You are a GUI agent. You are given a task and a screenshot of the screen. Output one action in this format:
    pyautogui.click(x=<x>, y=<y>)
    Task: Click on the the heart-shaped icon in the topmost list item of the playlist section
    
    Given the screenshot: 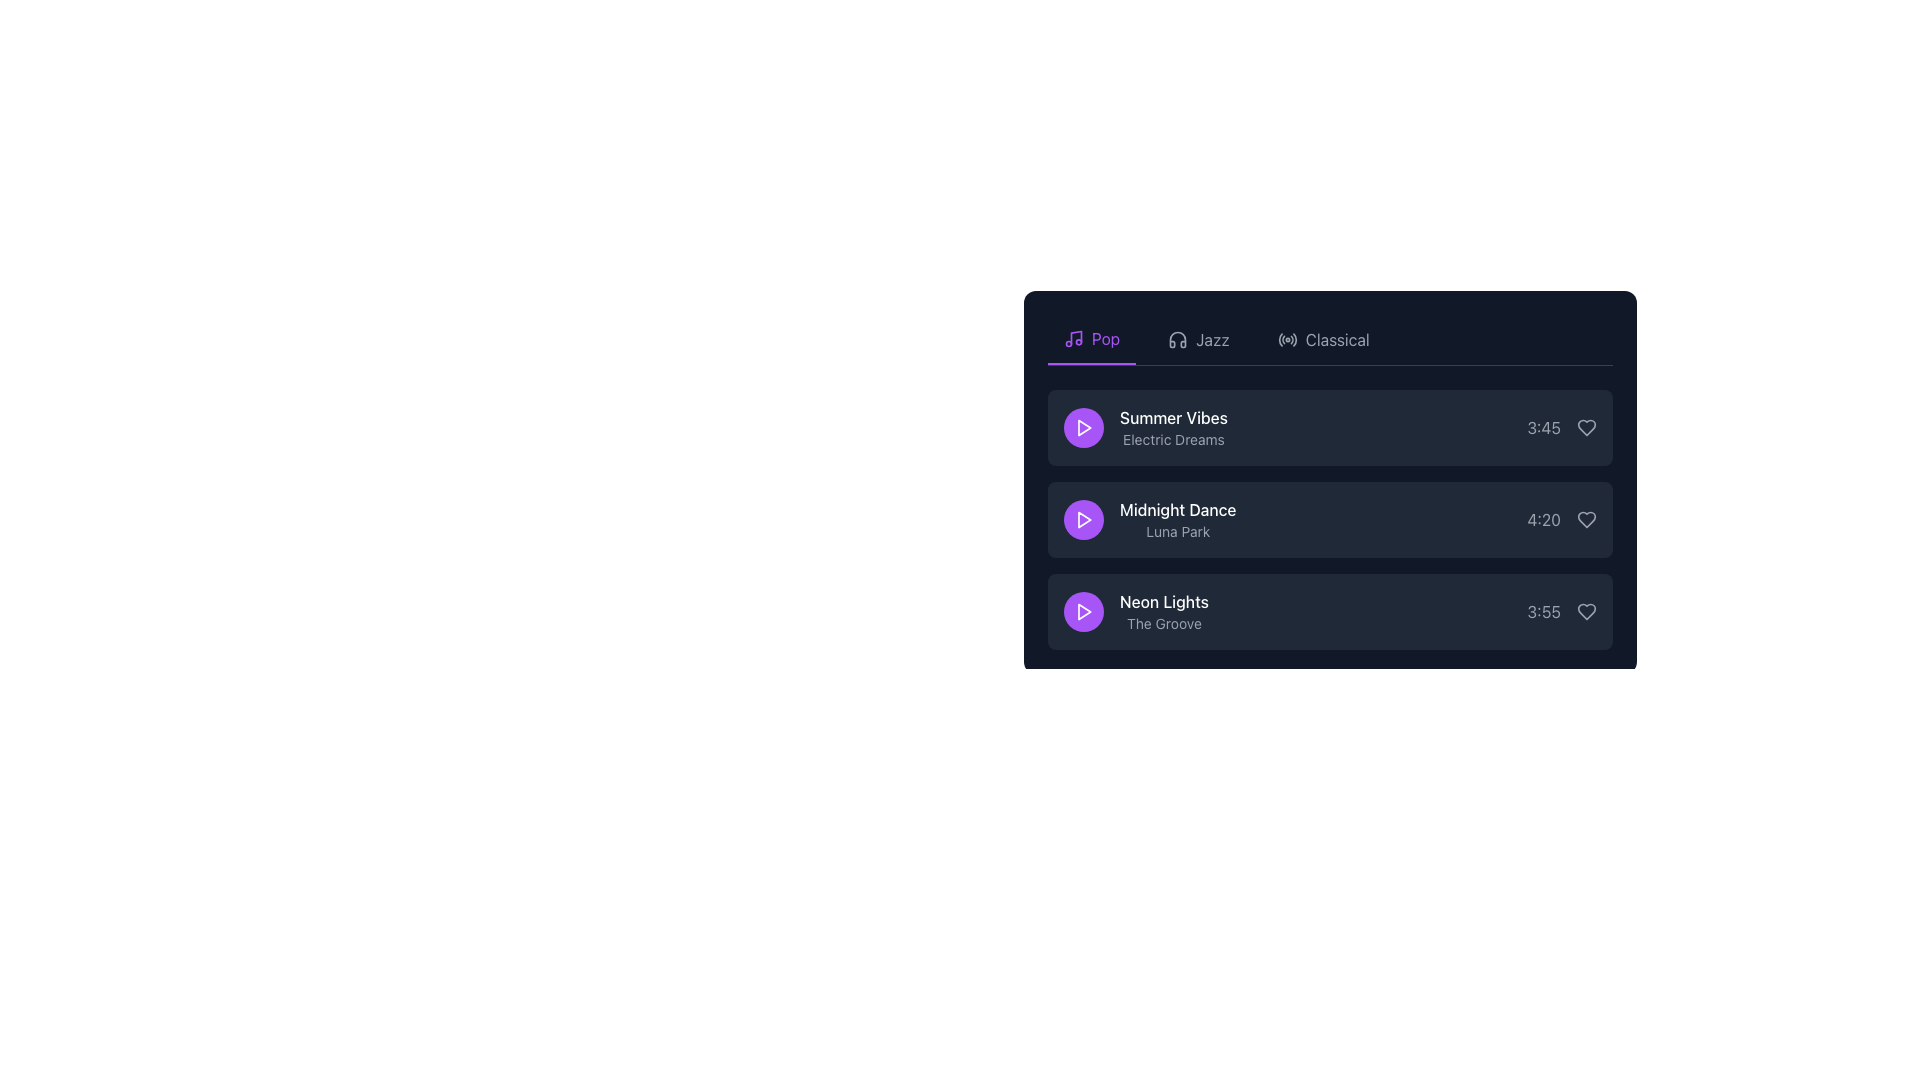 What is the action you would take?
    pyautogui.click(x=1586, y=427)
    